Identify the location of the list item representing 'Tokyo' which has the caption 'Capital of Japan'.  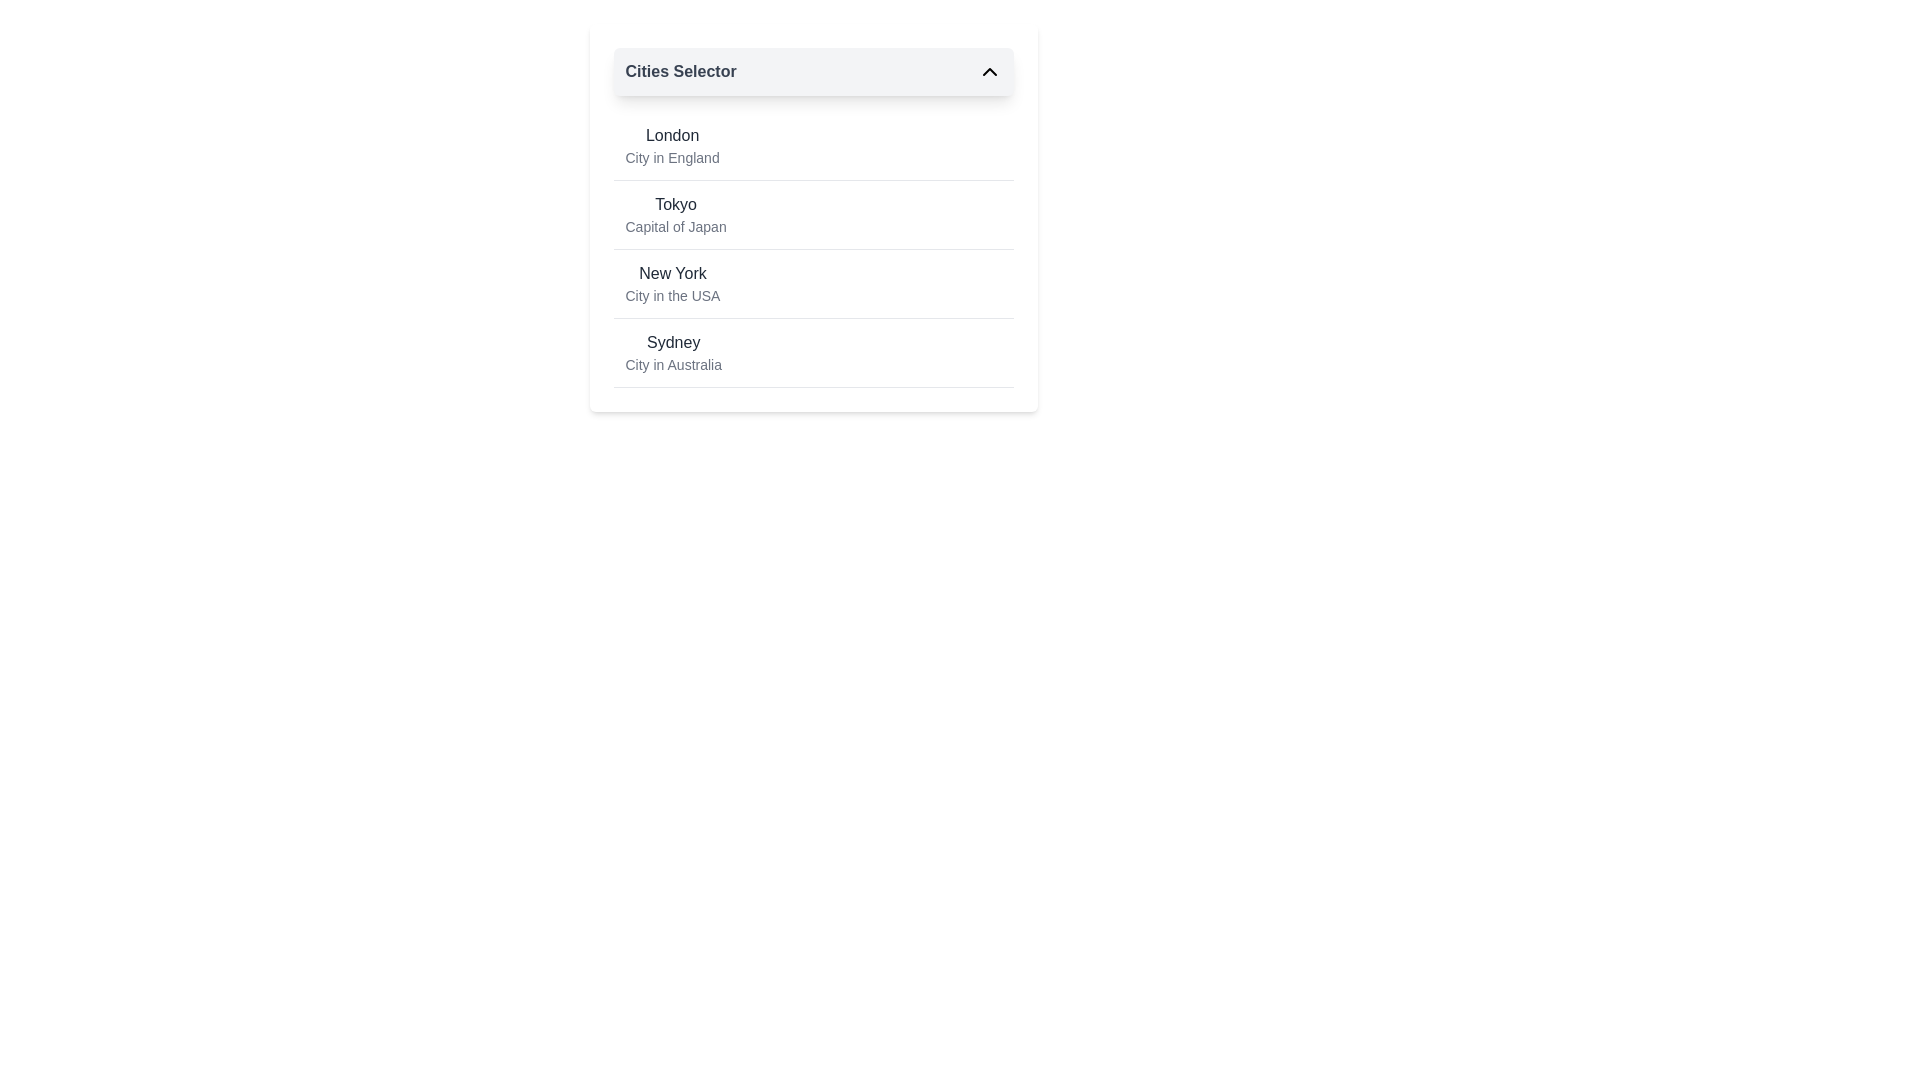
(813, 215).